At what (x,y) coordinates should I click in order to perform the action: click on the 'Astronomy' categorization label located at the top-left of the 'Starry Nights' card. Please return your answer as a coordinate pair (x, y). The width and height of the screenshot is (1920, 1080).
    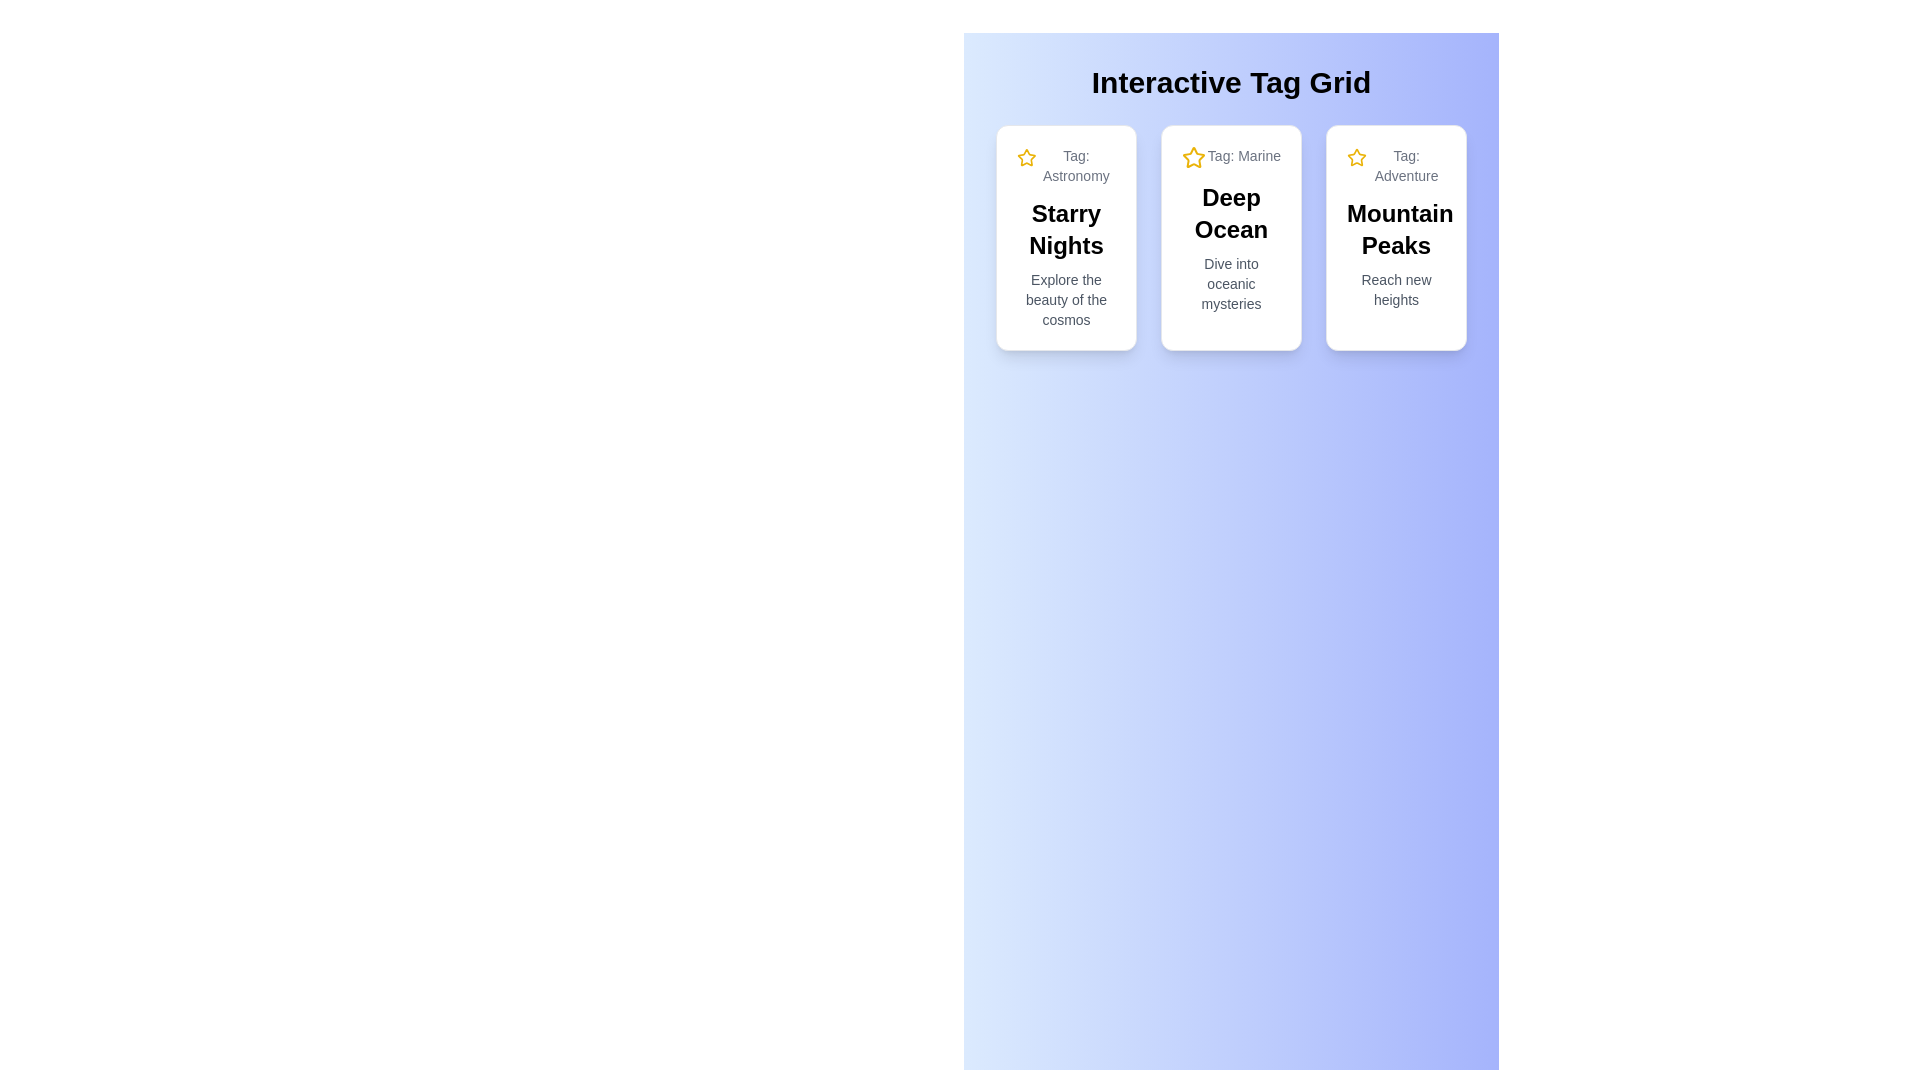
    Looking at the image, I should click on (1065, 164).